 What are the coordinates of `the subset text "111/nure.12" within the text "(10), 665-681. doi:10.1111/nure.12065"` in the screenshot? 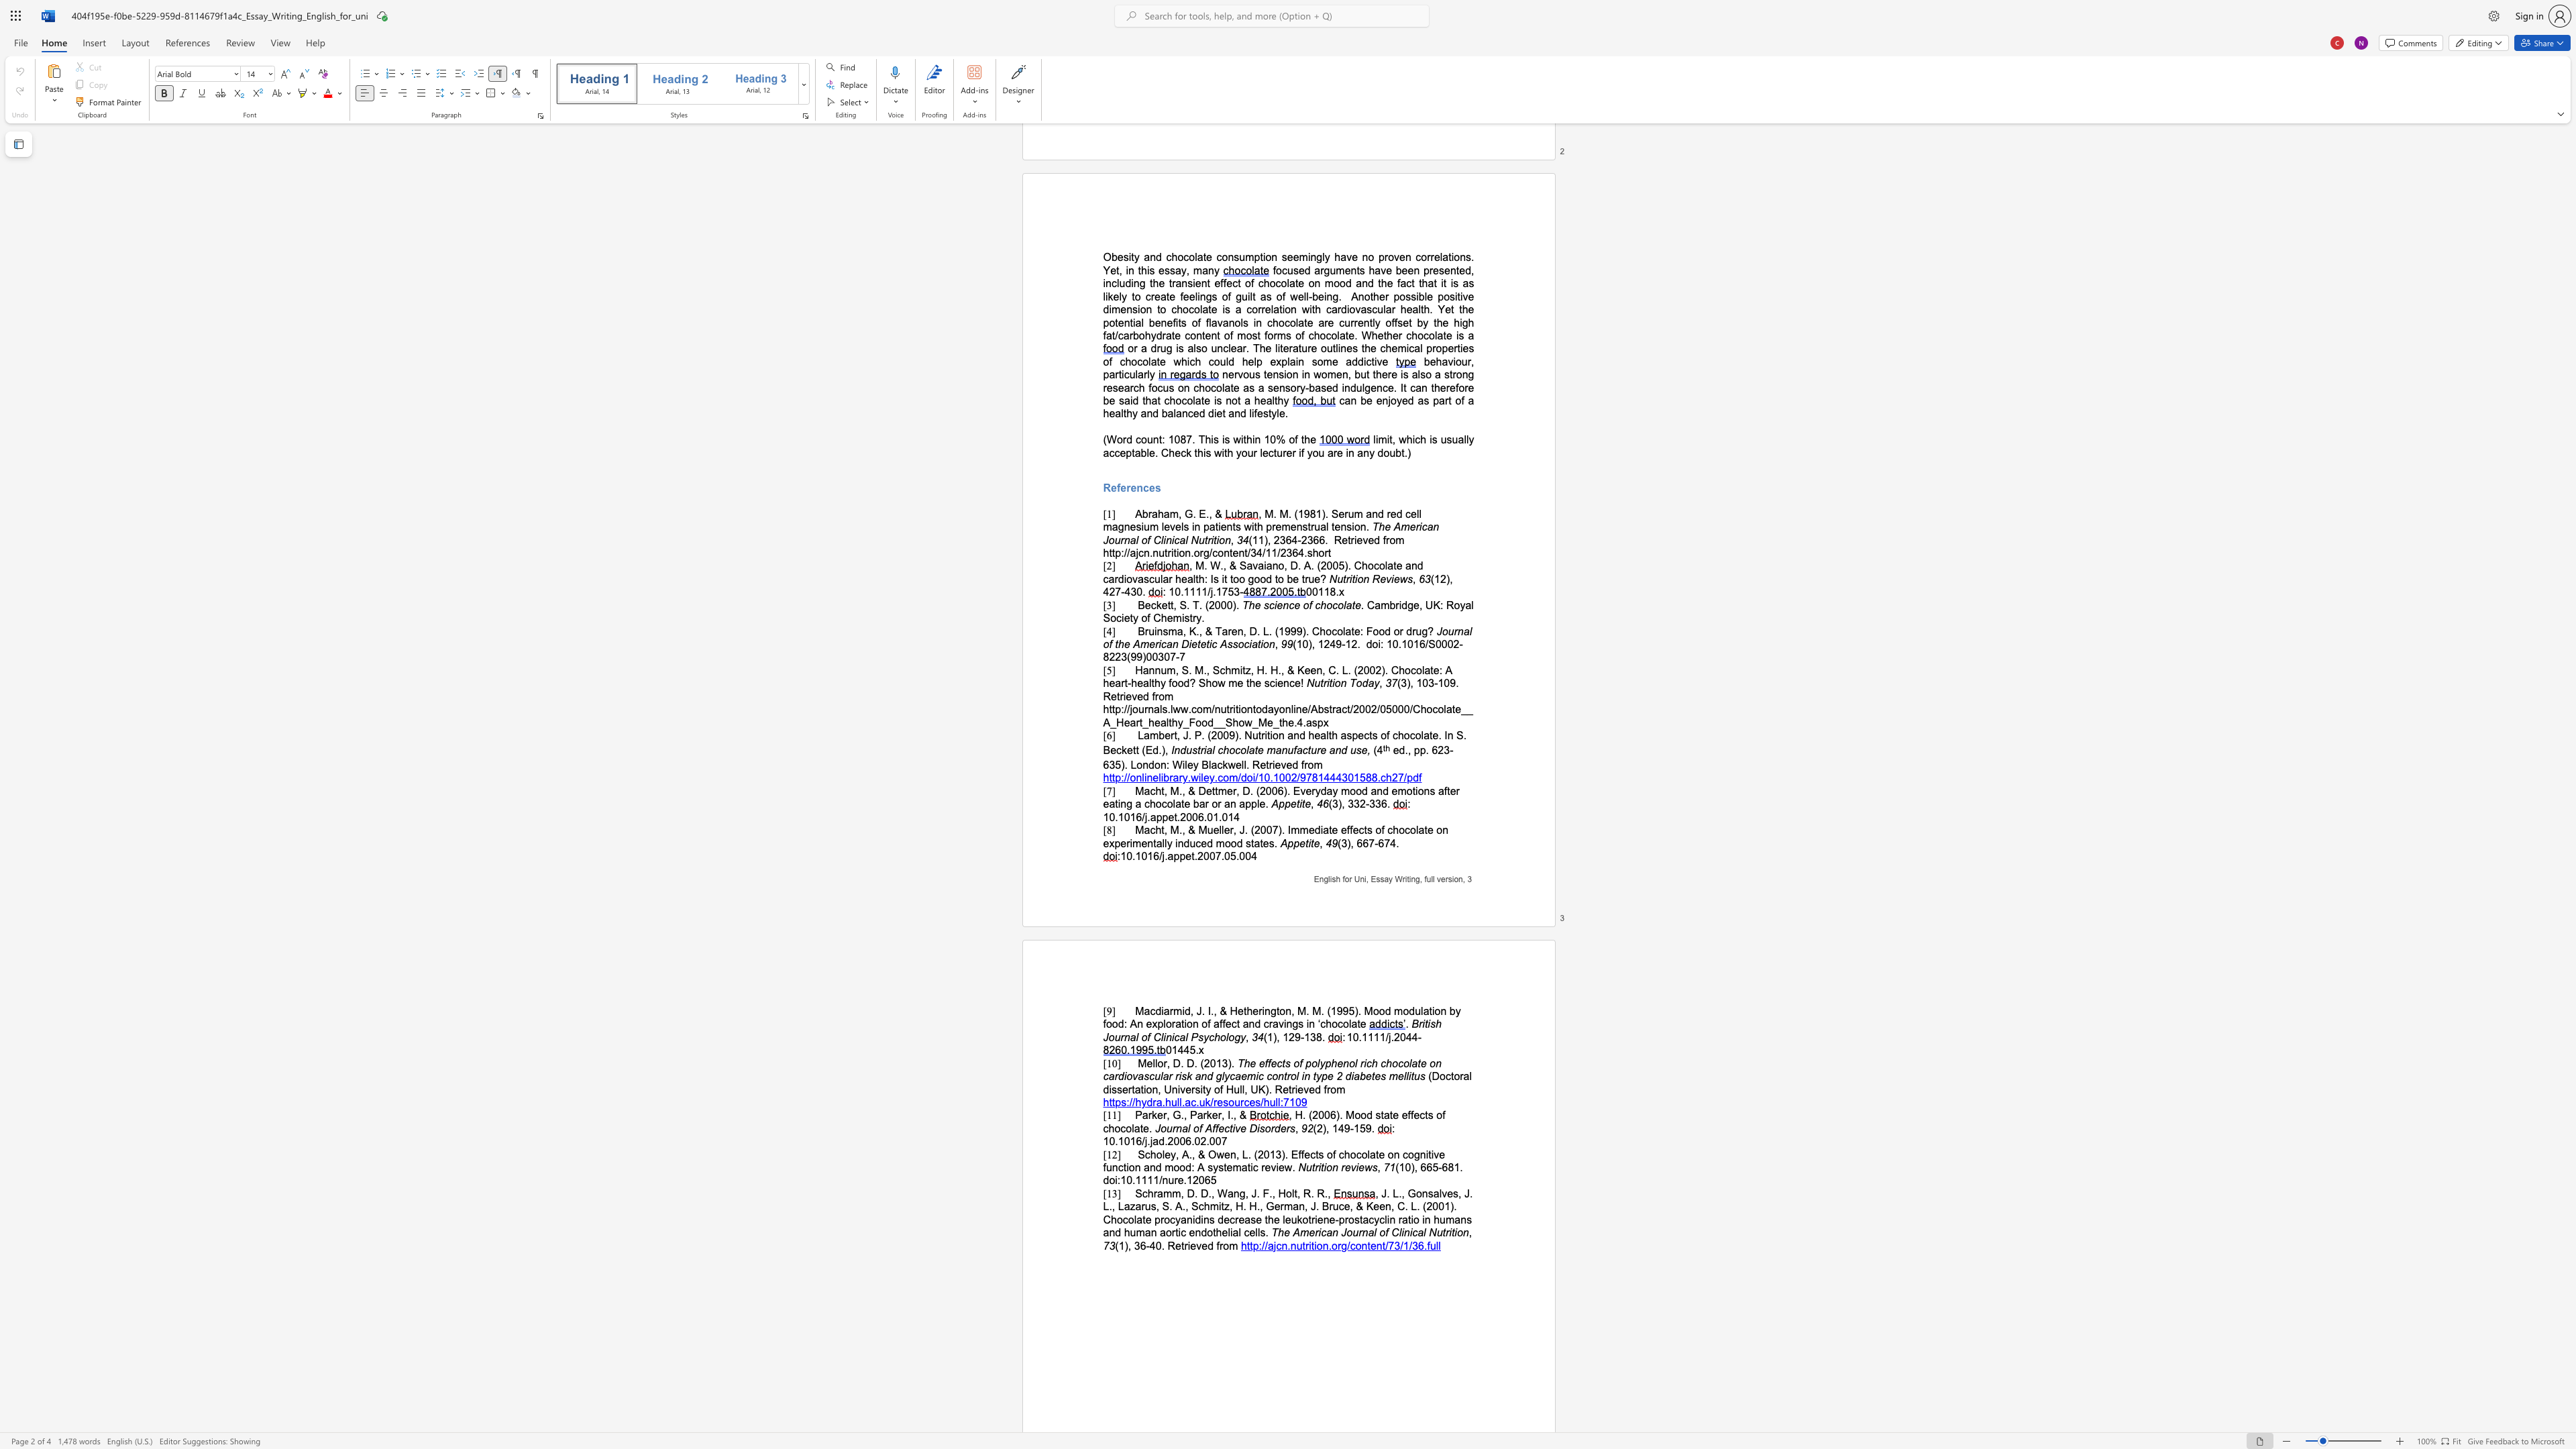 It's located at (1140, 1179).